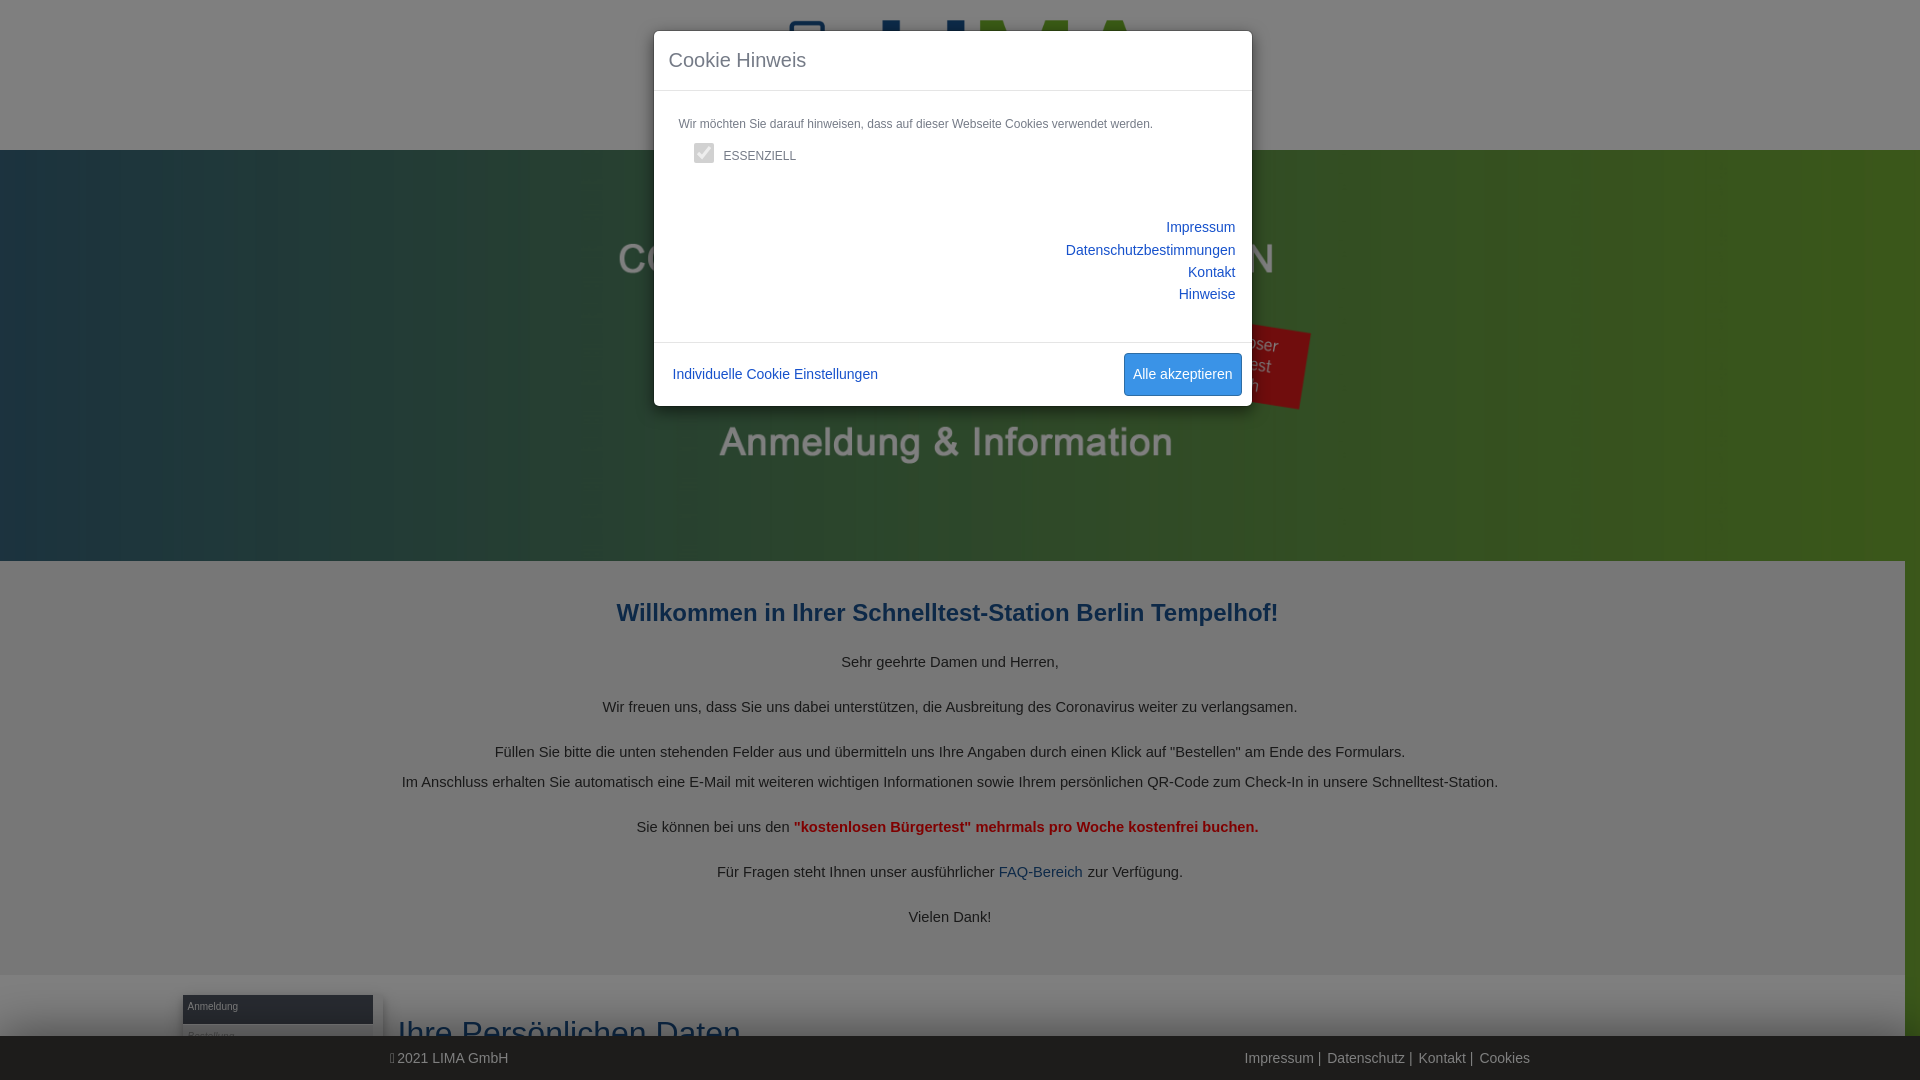  What do you see at coordinates (1040, 870) in the screenshot?
I see `'FAQ-Bereich'` at bounding box center [1040, 870].